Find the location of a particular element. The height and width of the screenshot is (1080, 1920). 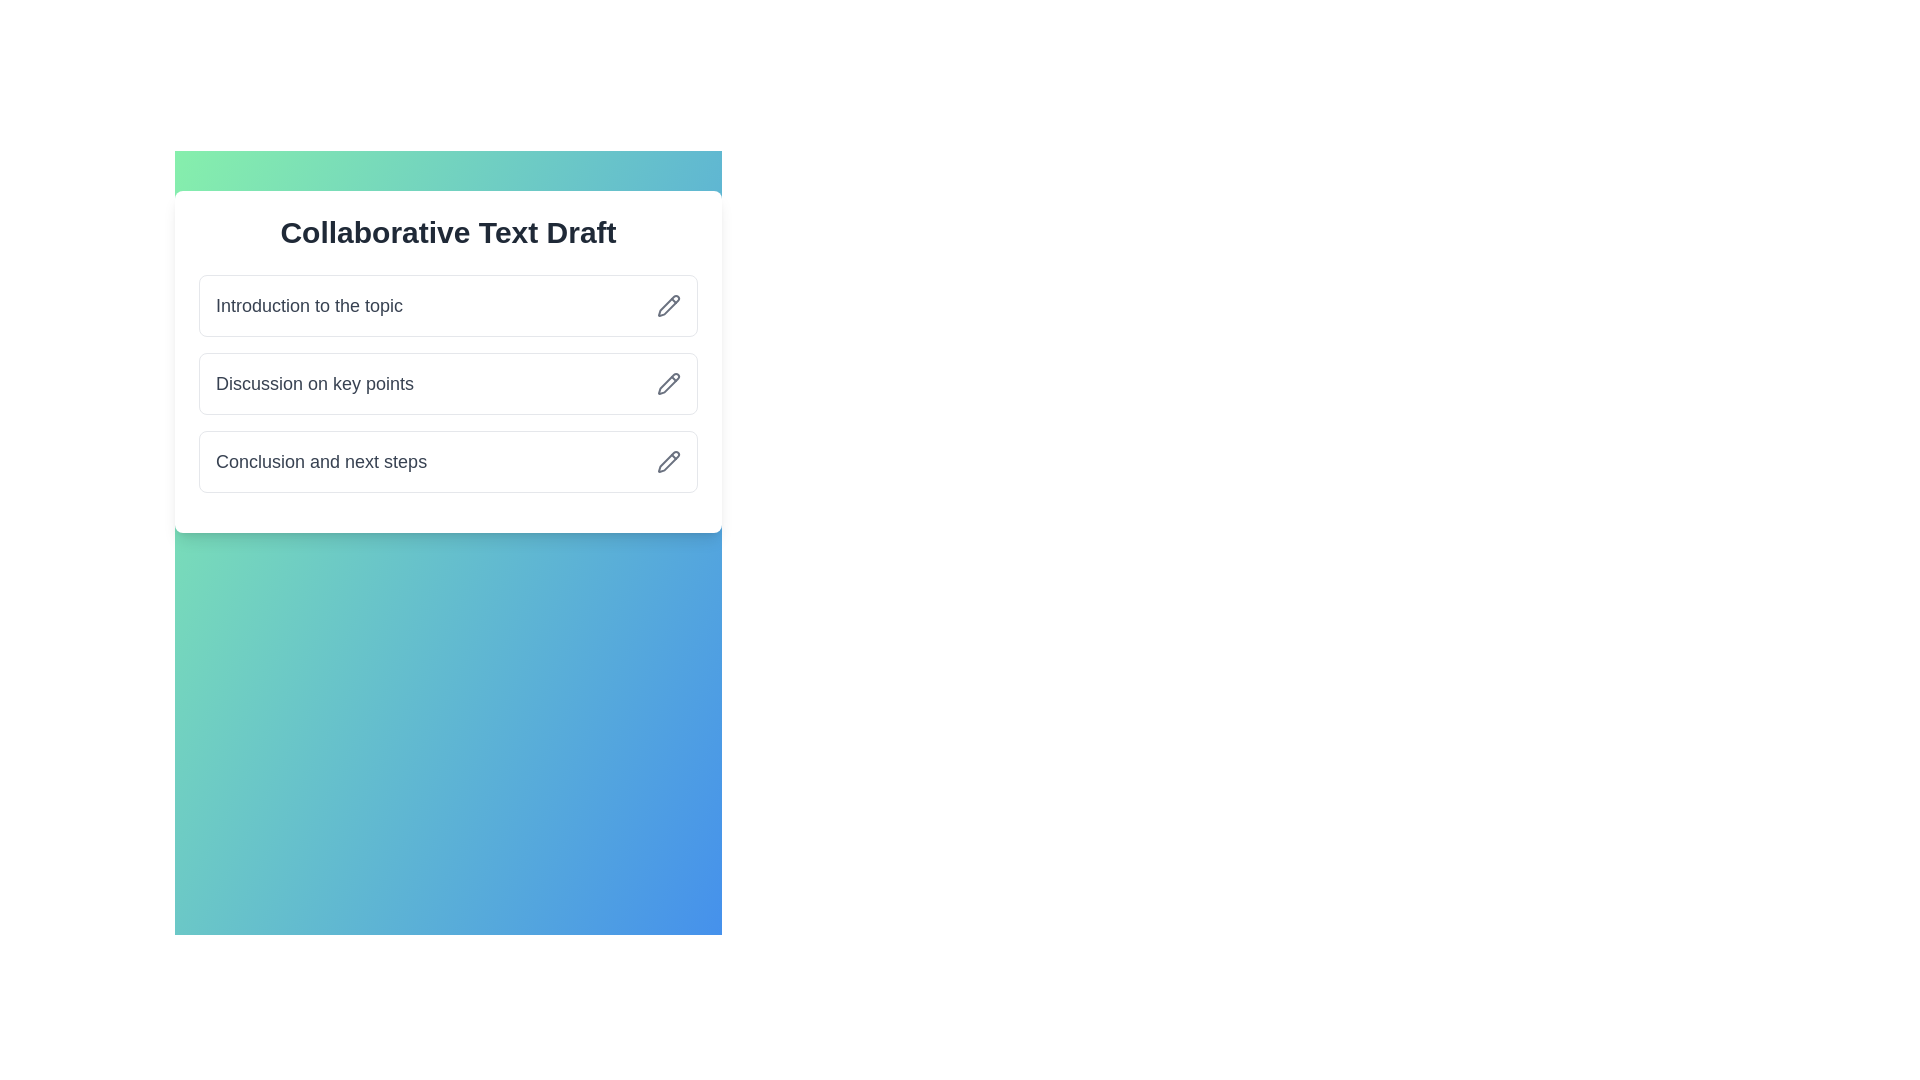

the header text element located at the top center of the white, rounded rectangular card that introduces its content is located at coordinates (447, 231).